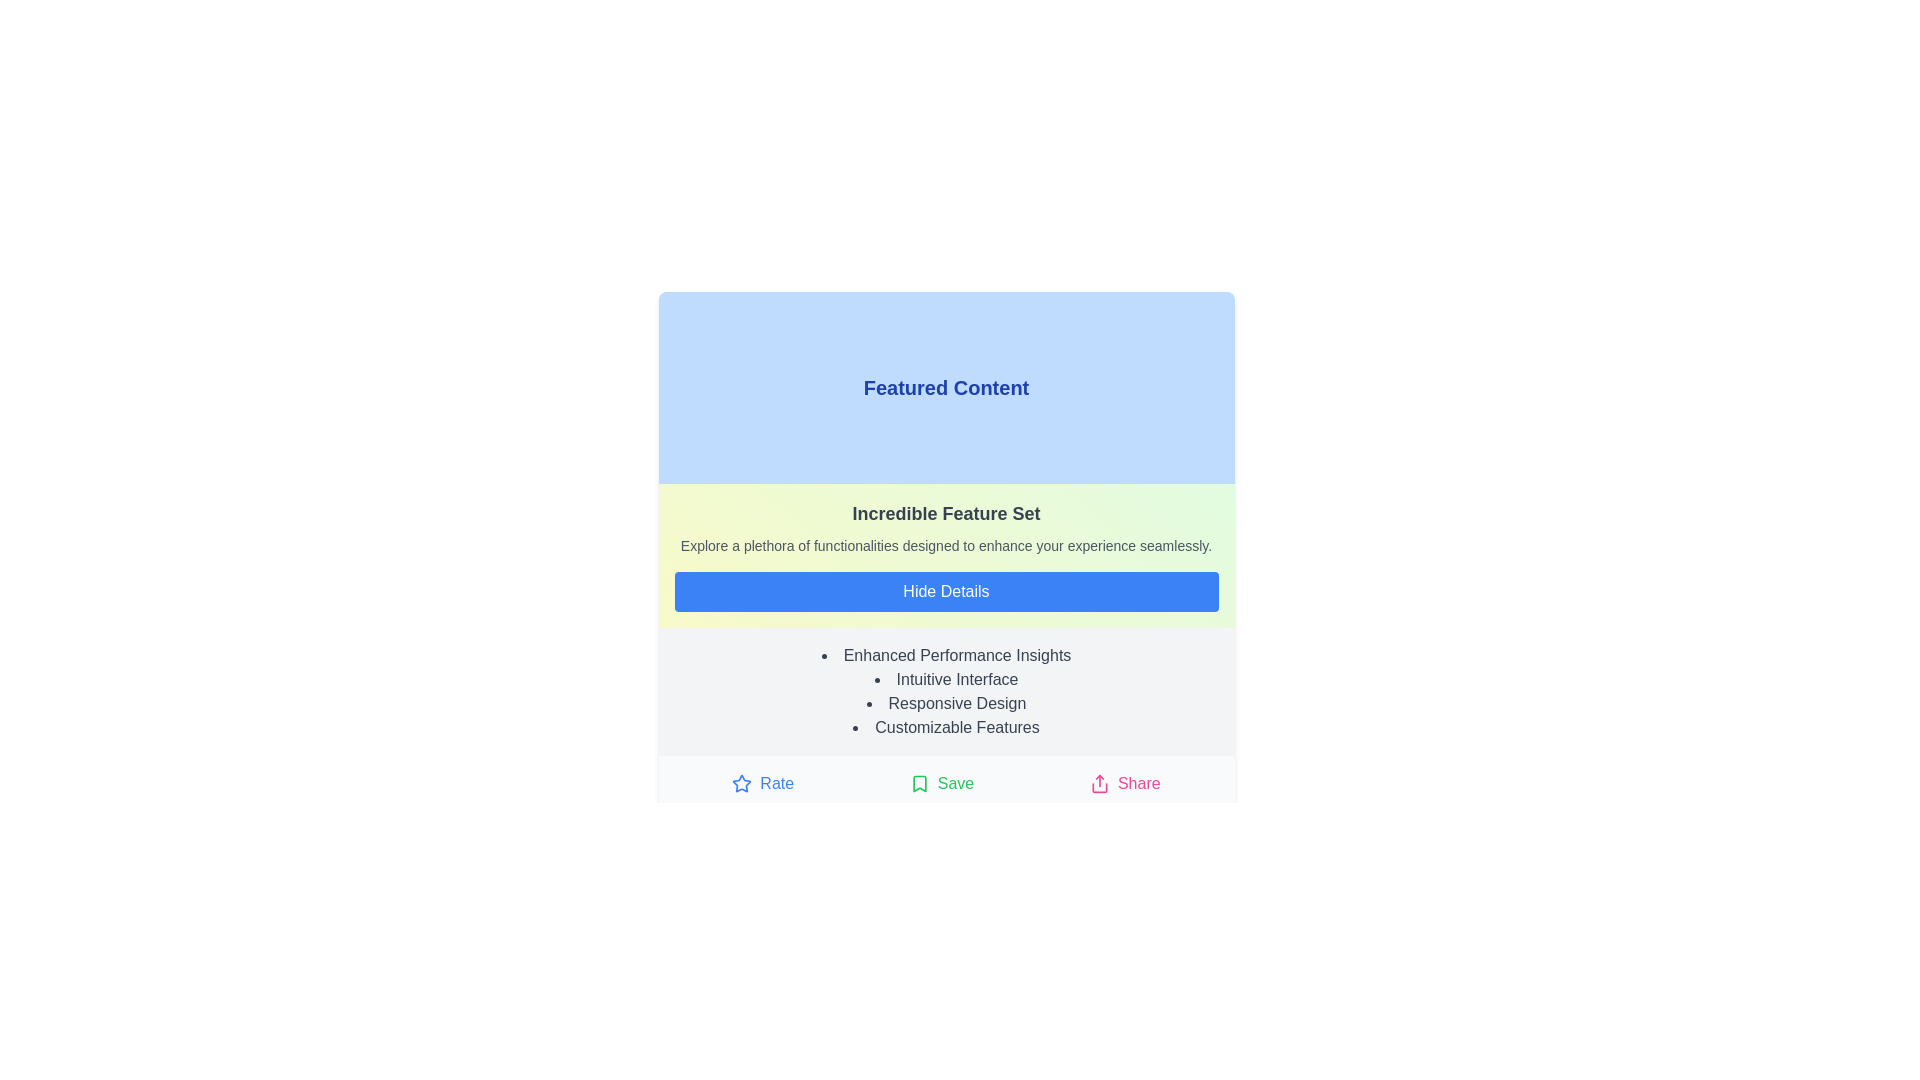 Image resolution: width=1920 pixels, height=1080 pixels. Describe the element at coordinates (945, 690) in the screenshot. I see `the List Display element, which is located below the 'Hide Details' button and above the 'Rate', 'Save', and 'Share' options` at that location.